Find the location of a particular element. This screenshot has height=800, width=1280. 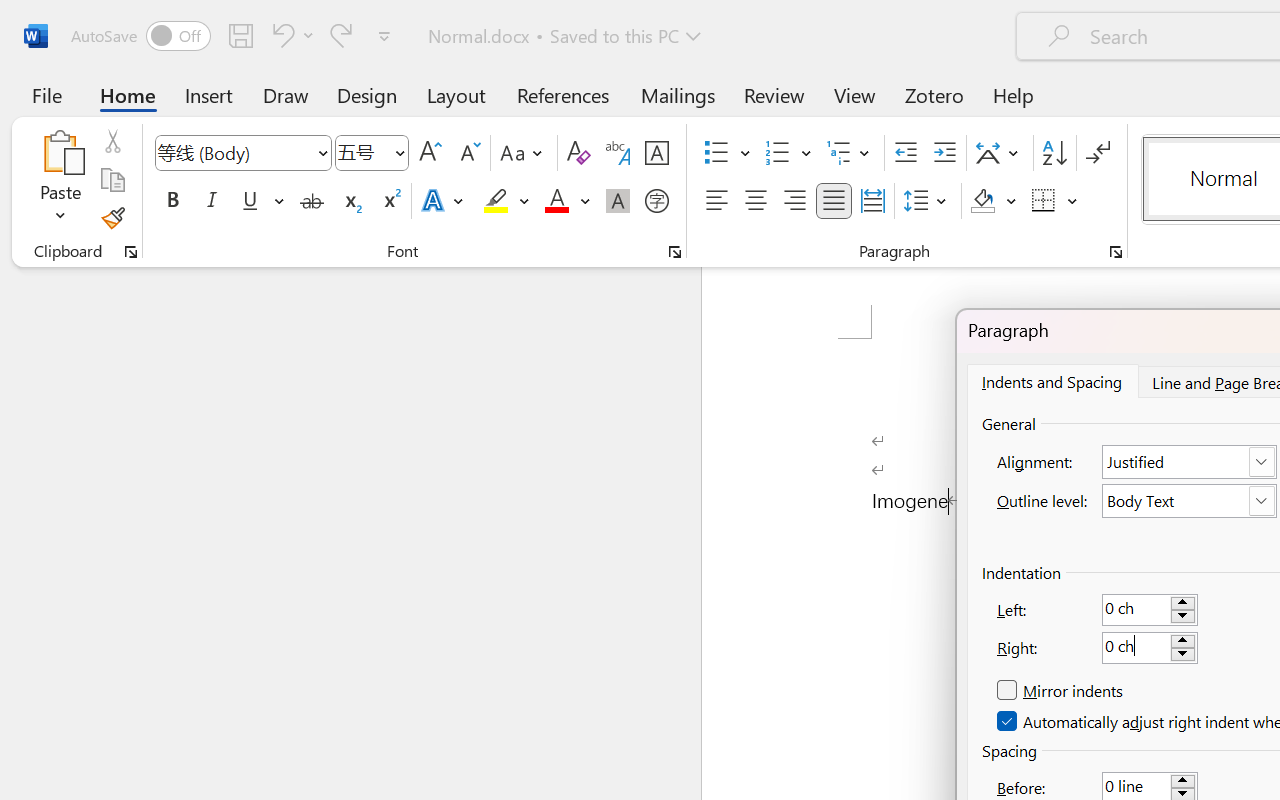

'Help' is located at coordinates (1013, 94).